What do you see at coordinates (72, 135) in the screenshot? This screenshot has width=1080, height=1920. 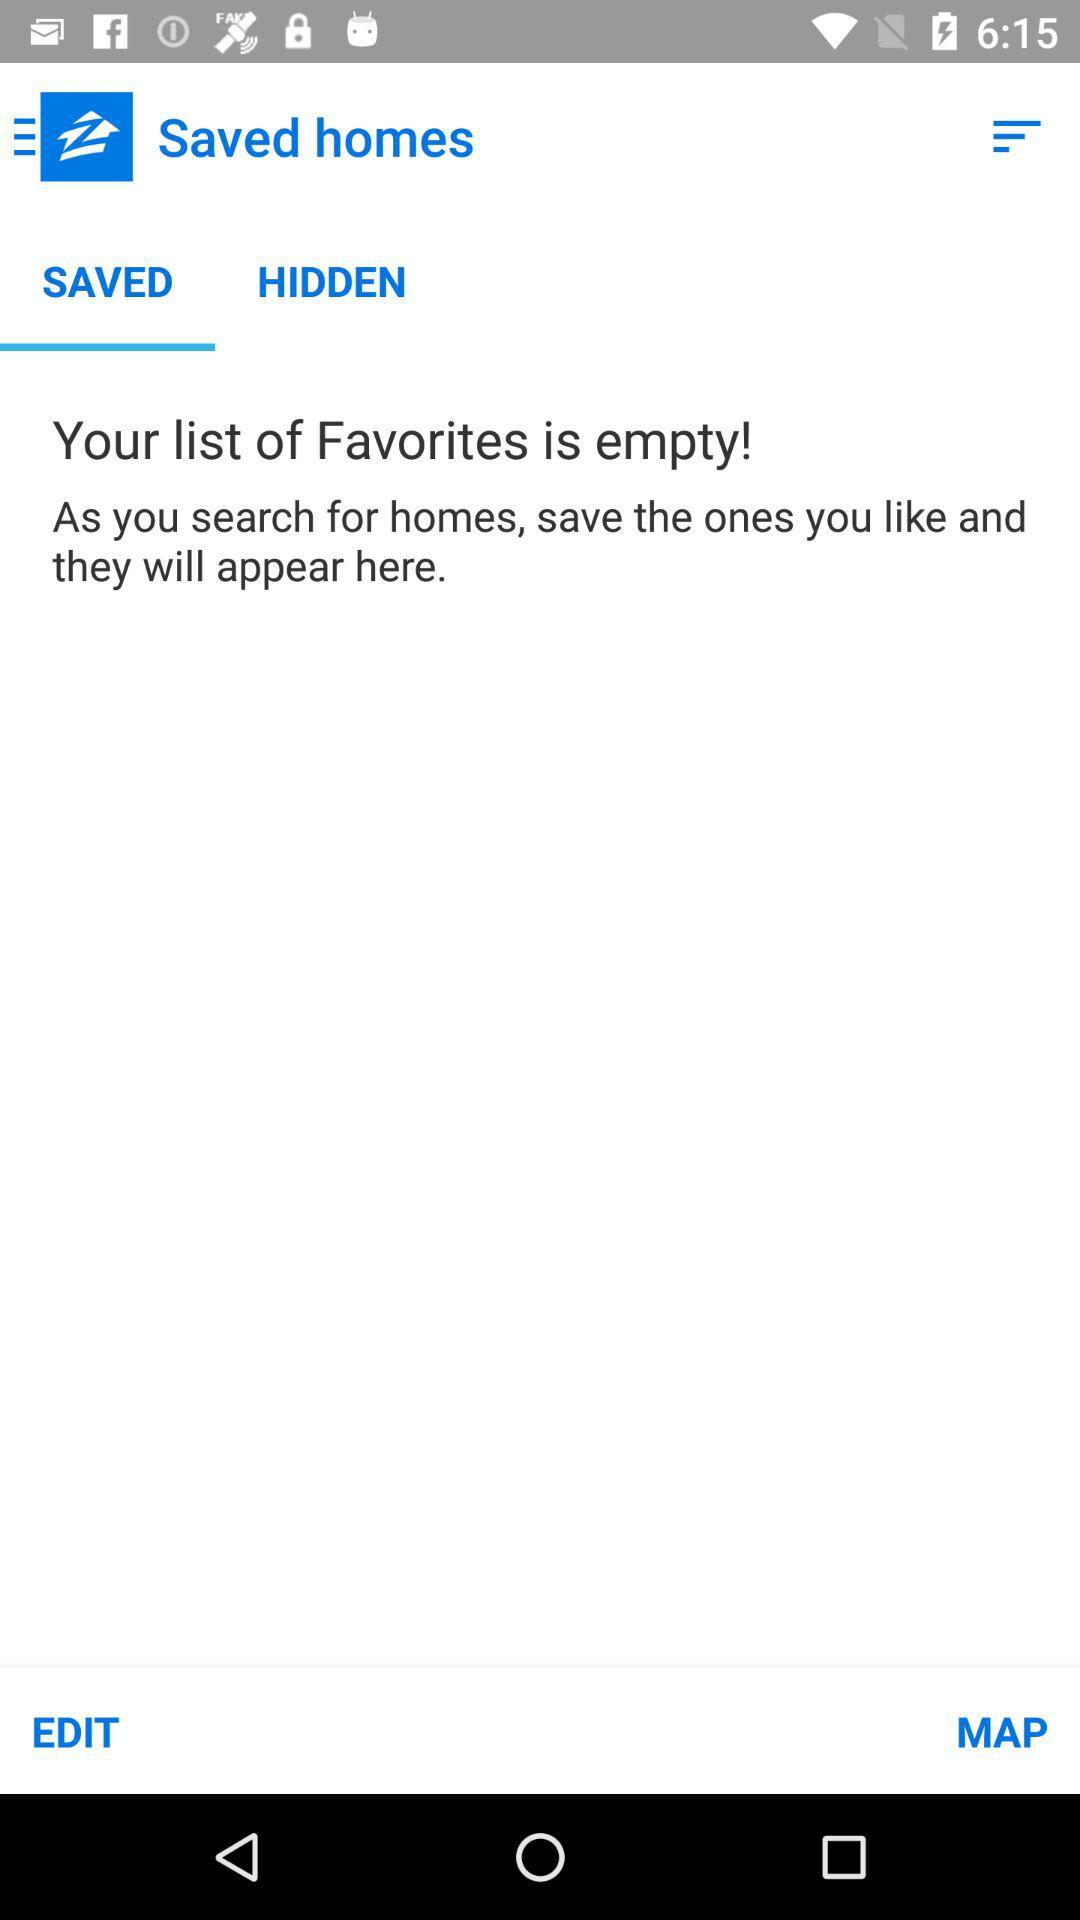 I see `icon above the saved app` at bounding box center [72, 135].